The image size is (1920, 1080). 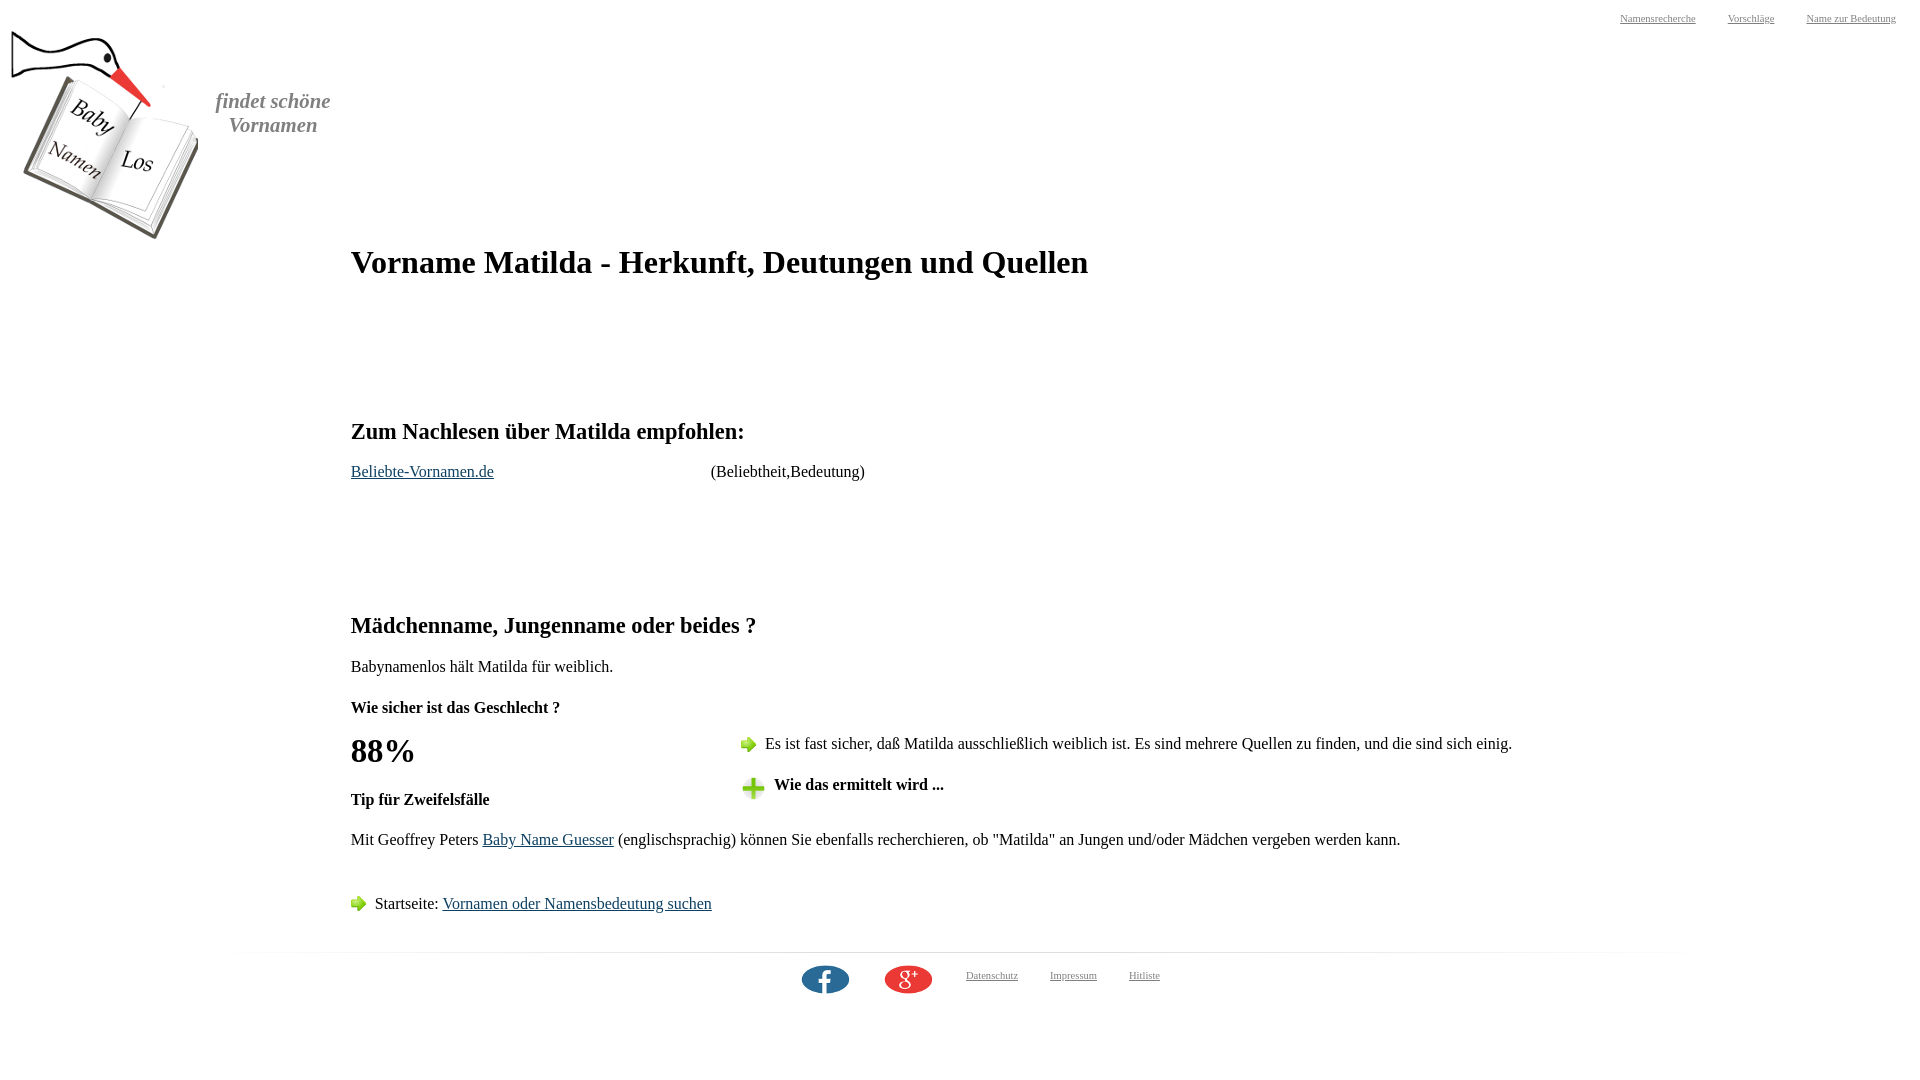 What do you see at coordinates (1072, 974) in the screenshot?
I see `'Impressum'` at bounding box center [1072, 974].